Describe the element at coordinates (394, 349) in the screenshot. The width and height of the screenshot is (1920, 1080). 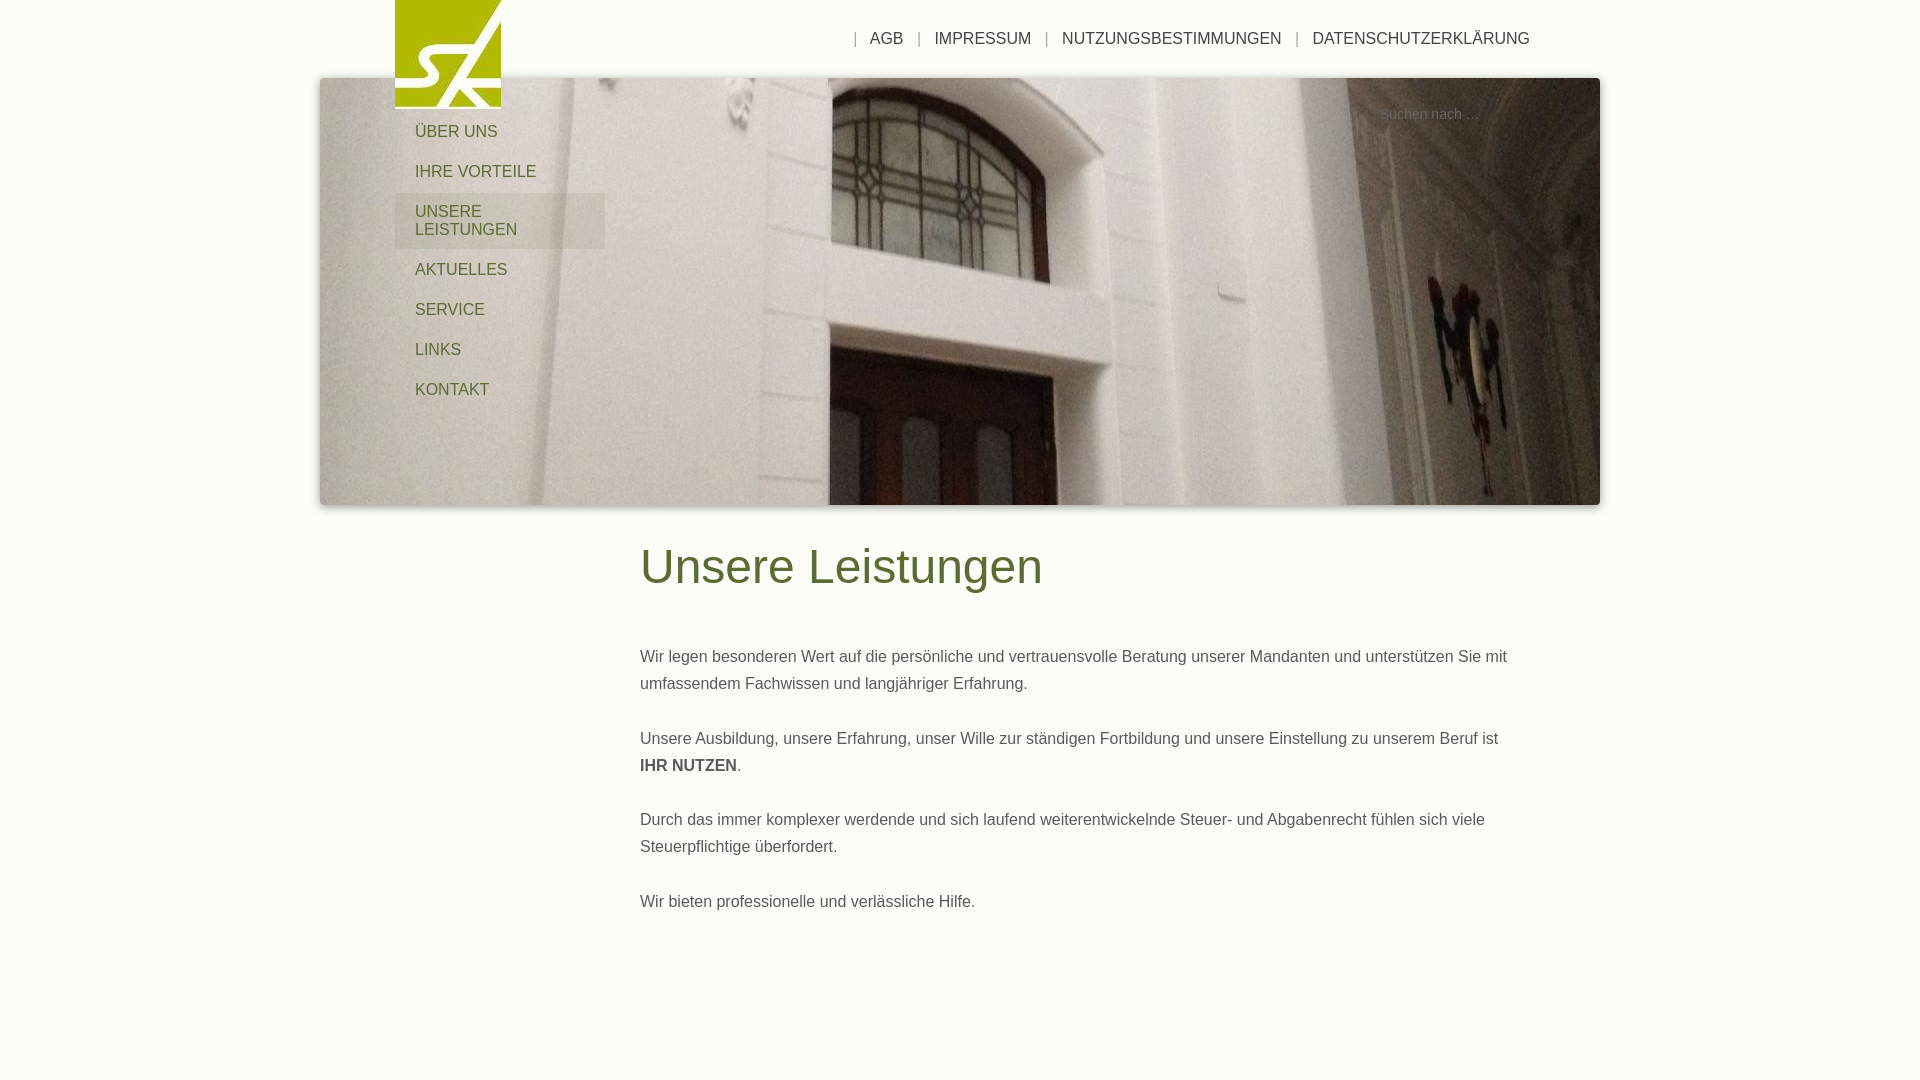
I see `'LINKS'` at that location.